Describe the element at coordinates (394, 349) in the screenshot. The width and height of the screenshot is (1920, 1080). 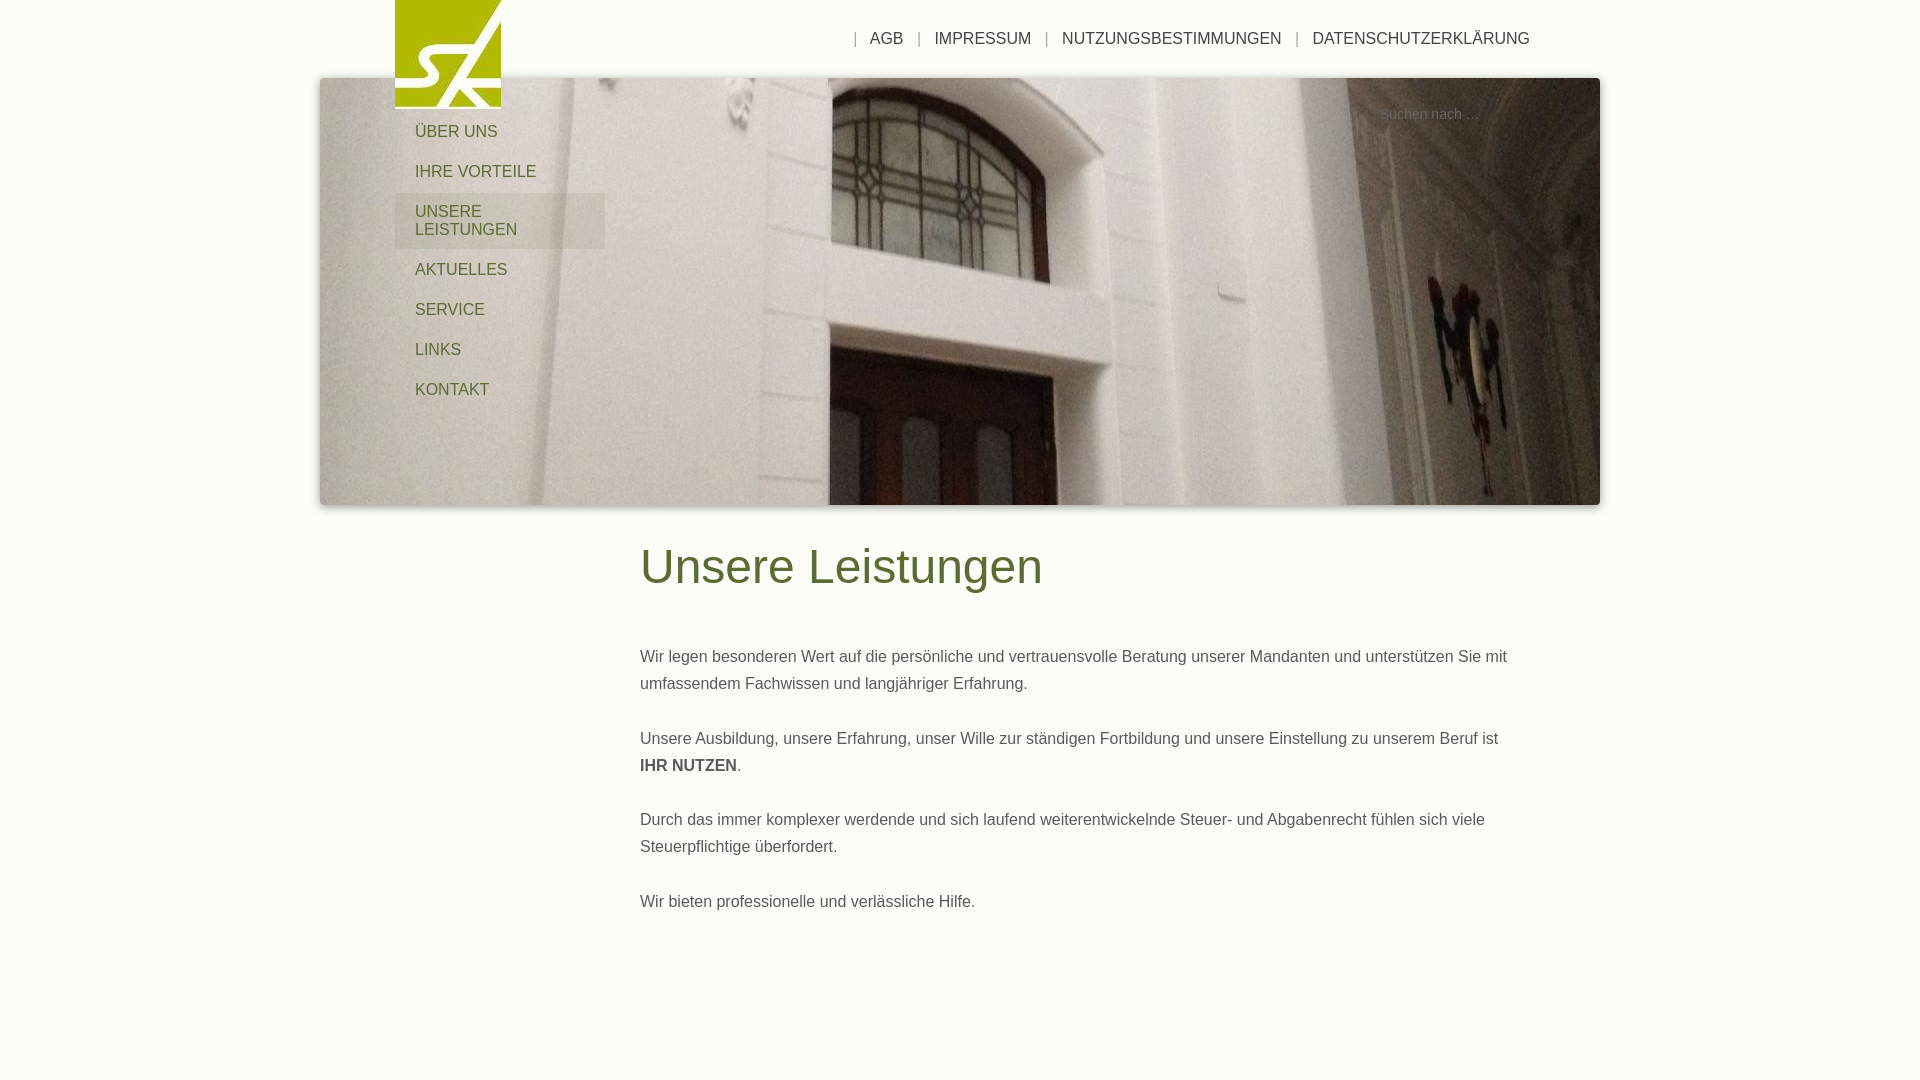
I see `'LINKS'` at that location.